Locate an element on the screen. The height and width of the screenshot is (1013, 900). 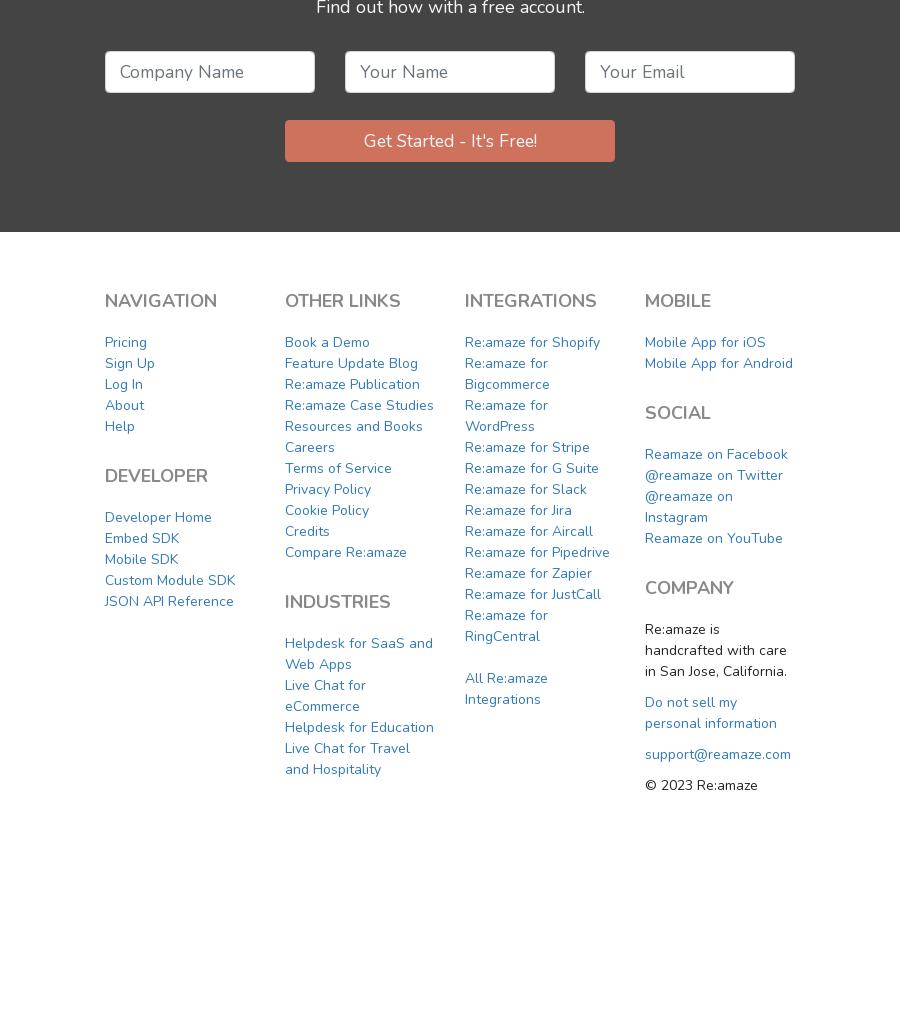
'Credits' is located at coordinates (306, 530).